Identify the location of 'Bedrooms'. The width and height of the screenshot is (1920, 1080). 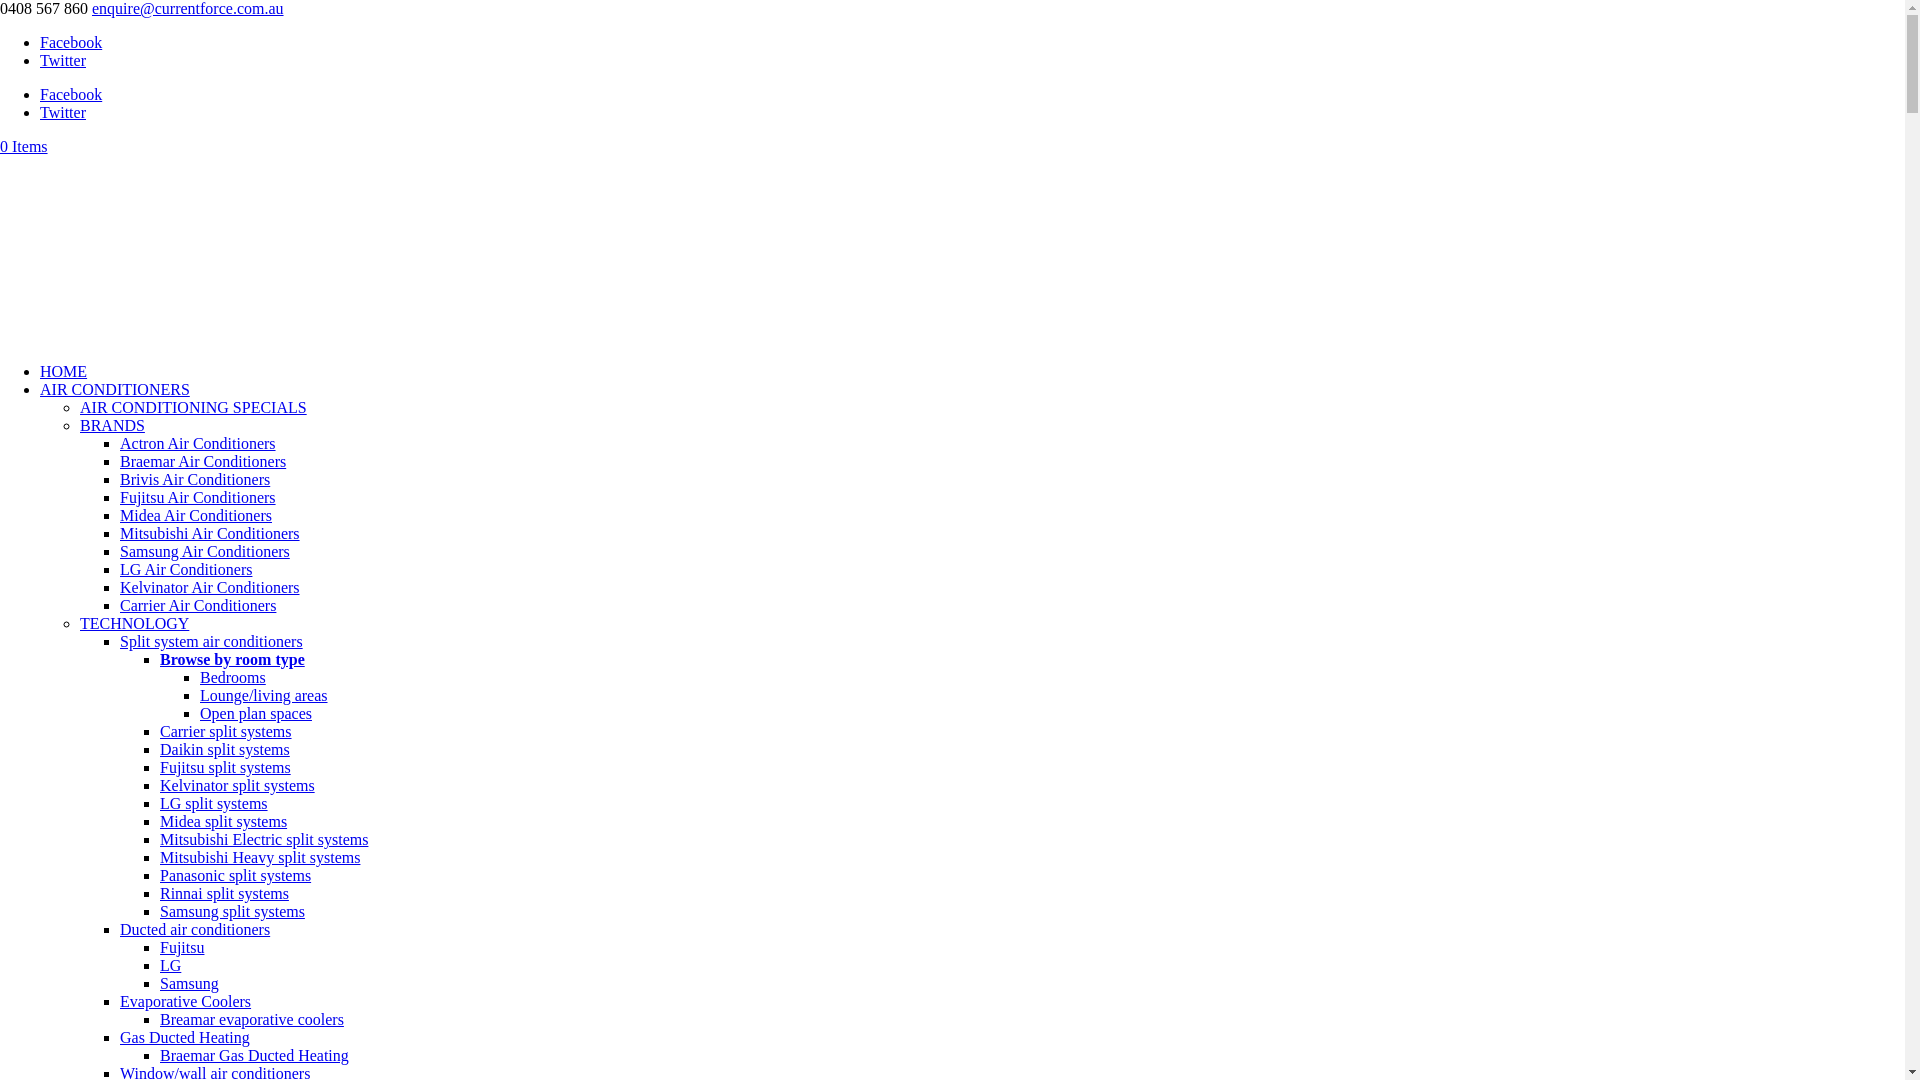
(233, 676).